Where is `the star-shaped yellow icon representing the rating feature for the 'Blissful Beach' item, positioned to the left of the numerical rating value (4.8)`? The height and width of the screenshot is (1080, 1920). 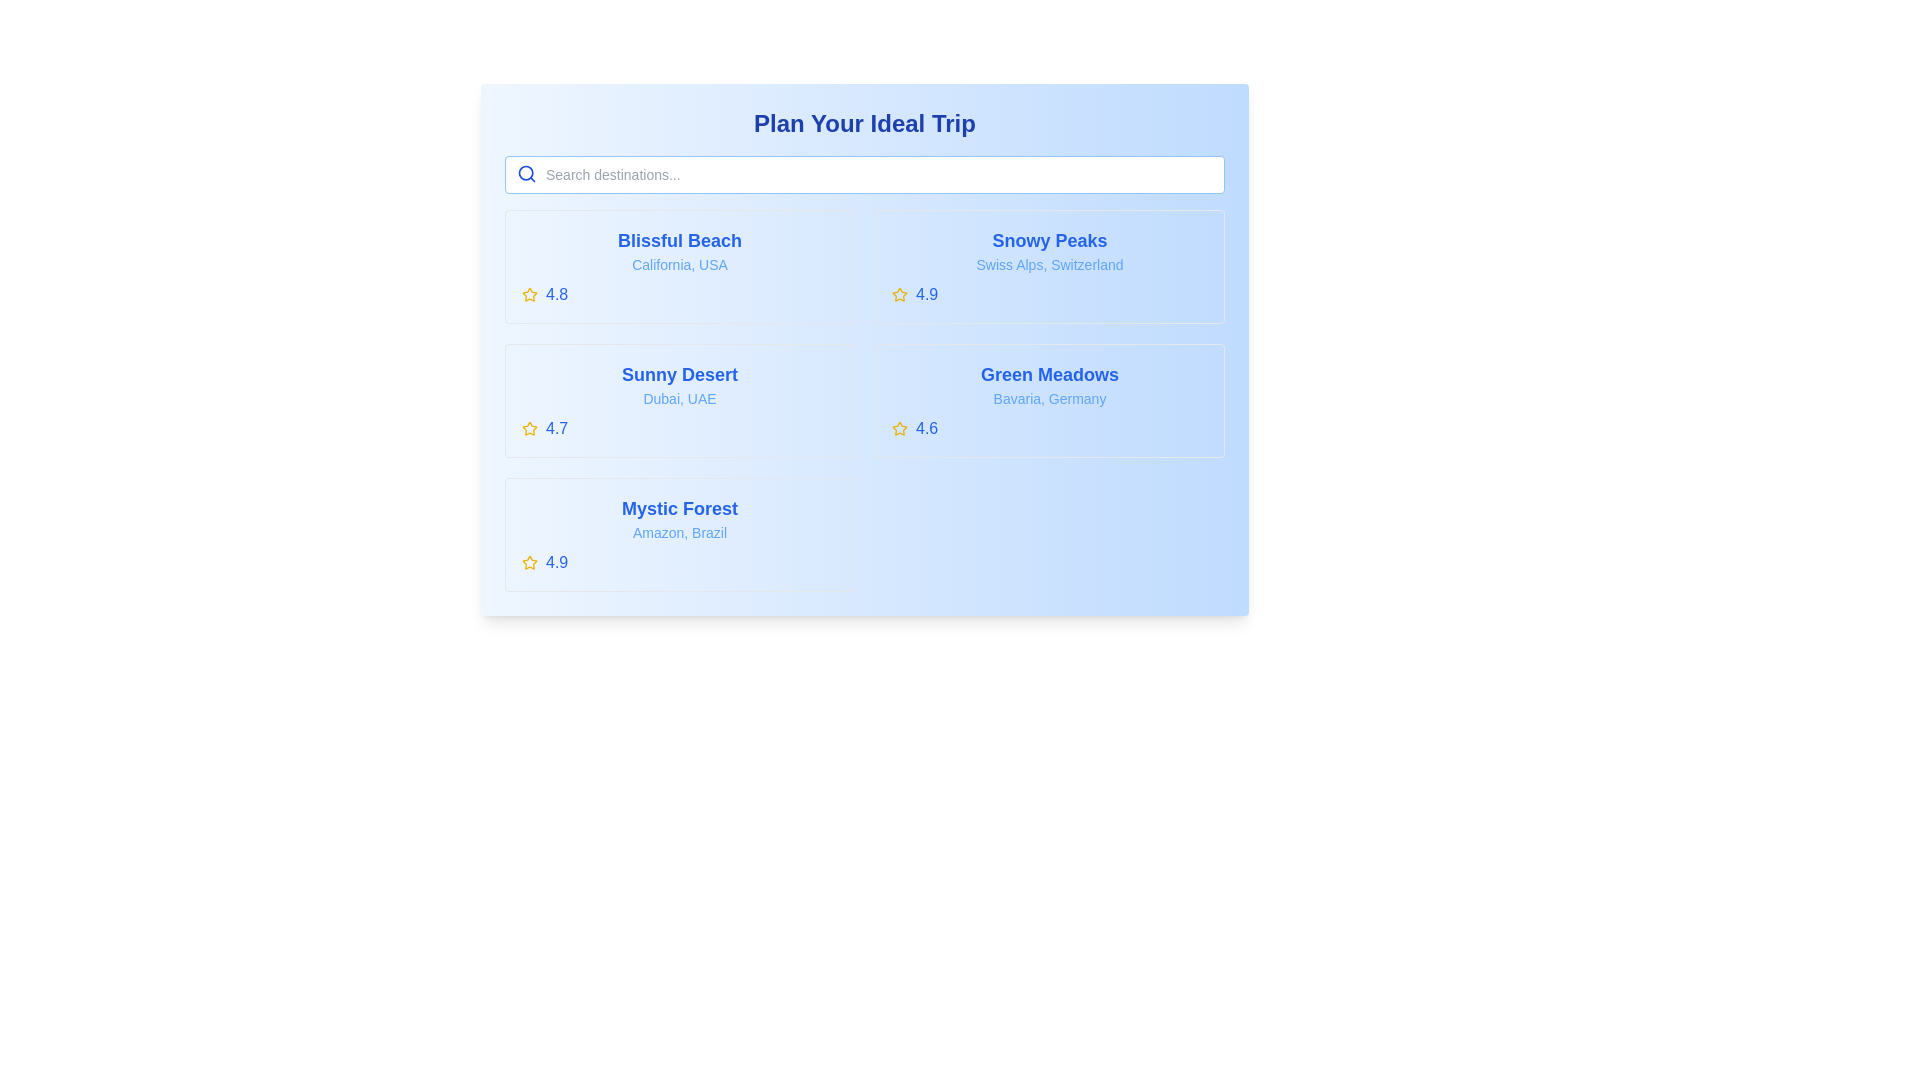 the star-shaped yellow icon representing the rating feature for the 'Blissful Beach' item, positioned to the left of the numerical rating value (4.8) is located at coordinates (529, 562).